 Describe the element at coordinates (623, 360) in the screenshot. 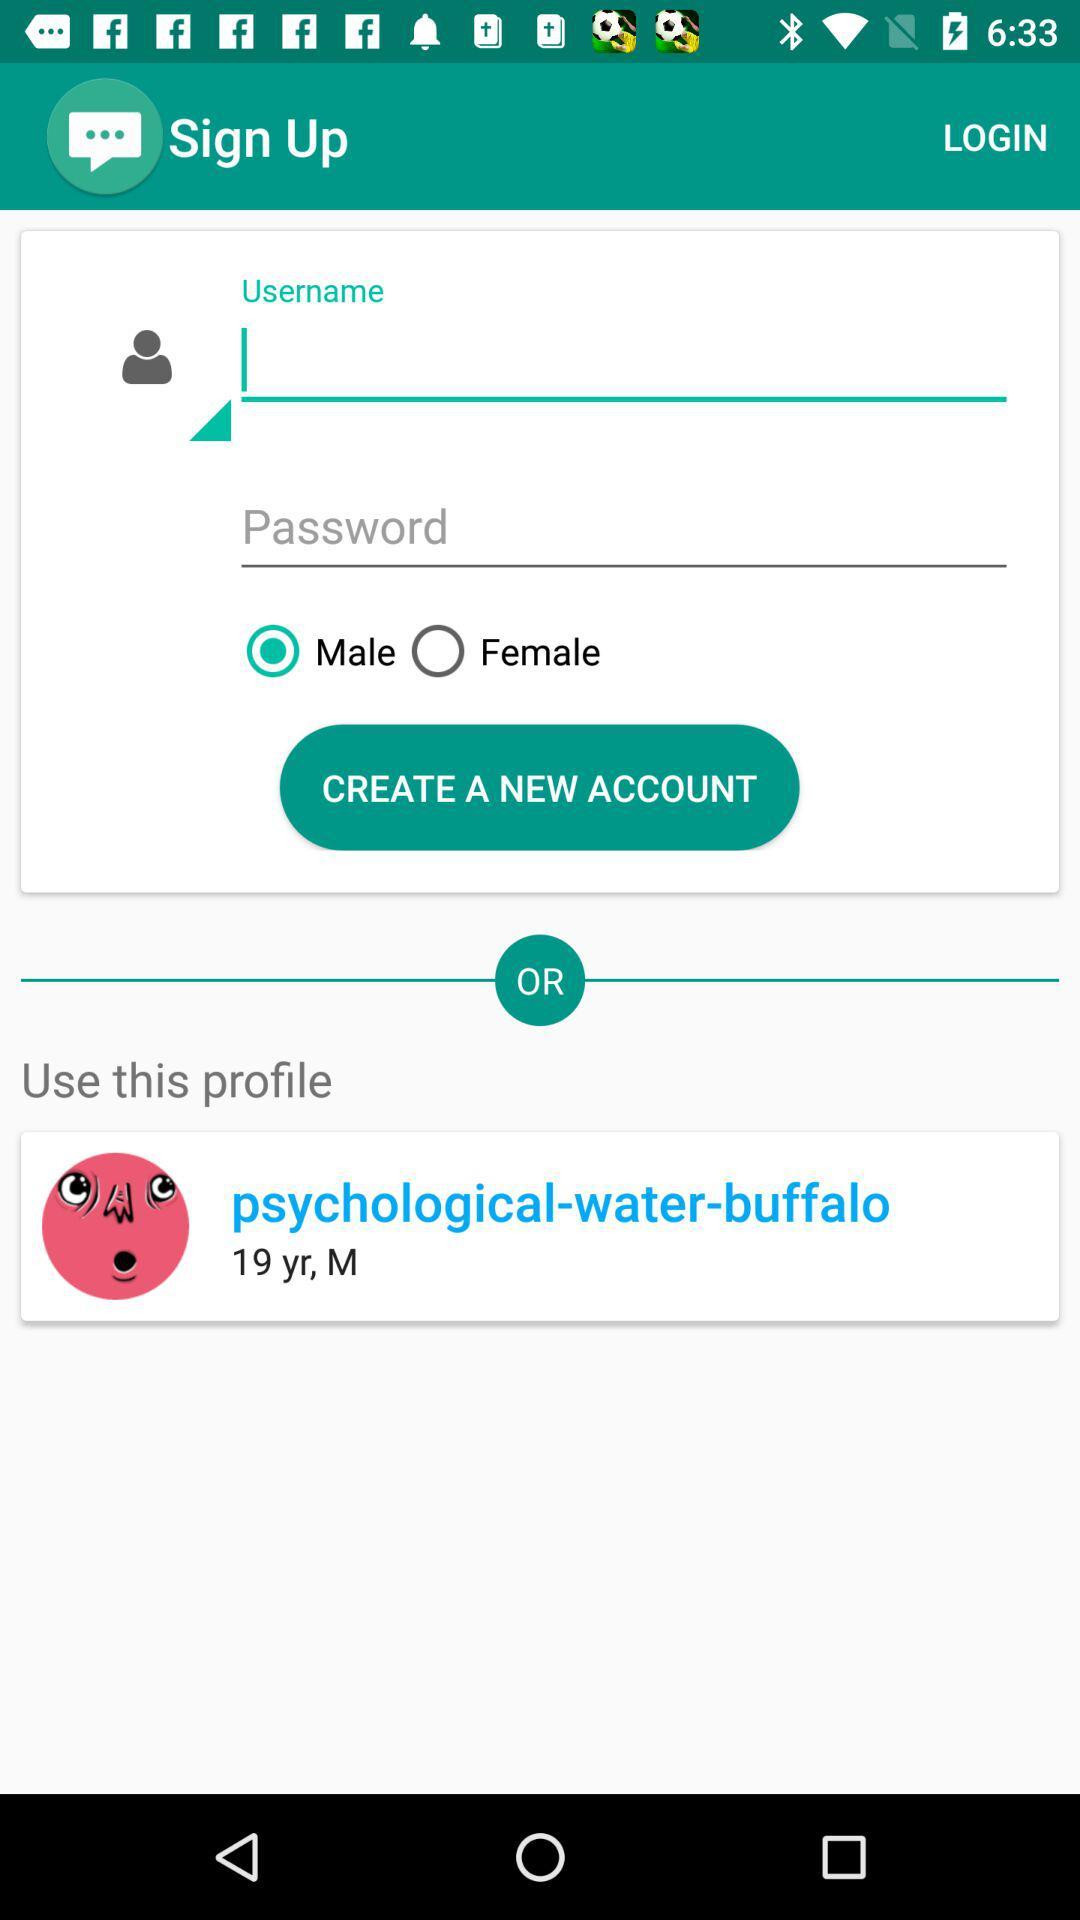

I see `username` at that location.